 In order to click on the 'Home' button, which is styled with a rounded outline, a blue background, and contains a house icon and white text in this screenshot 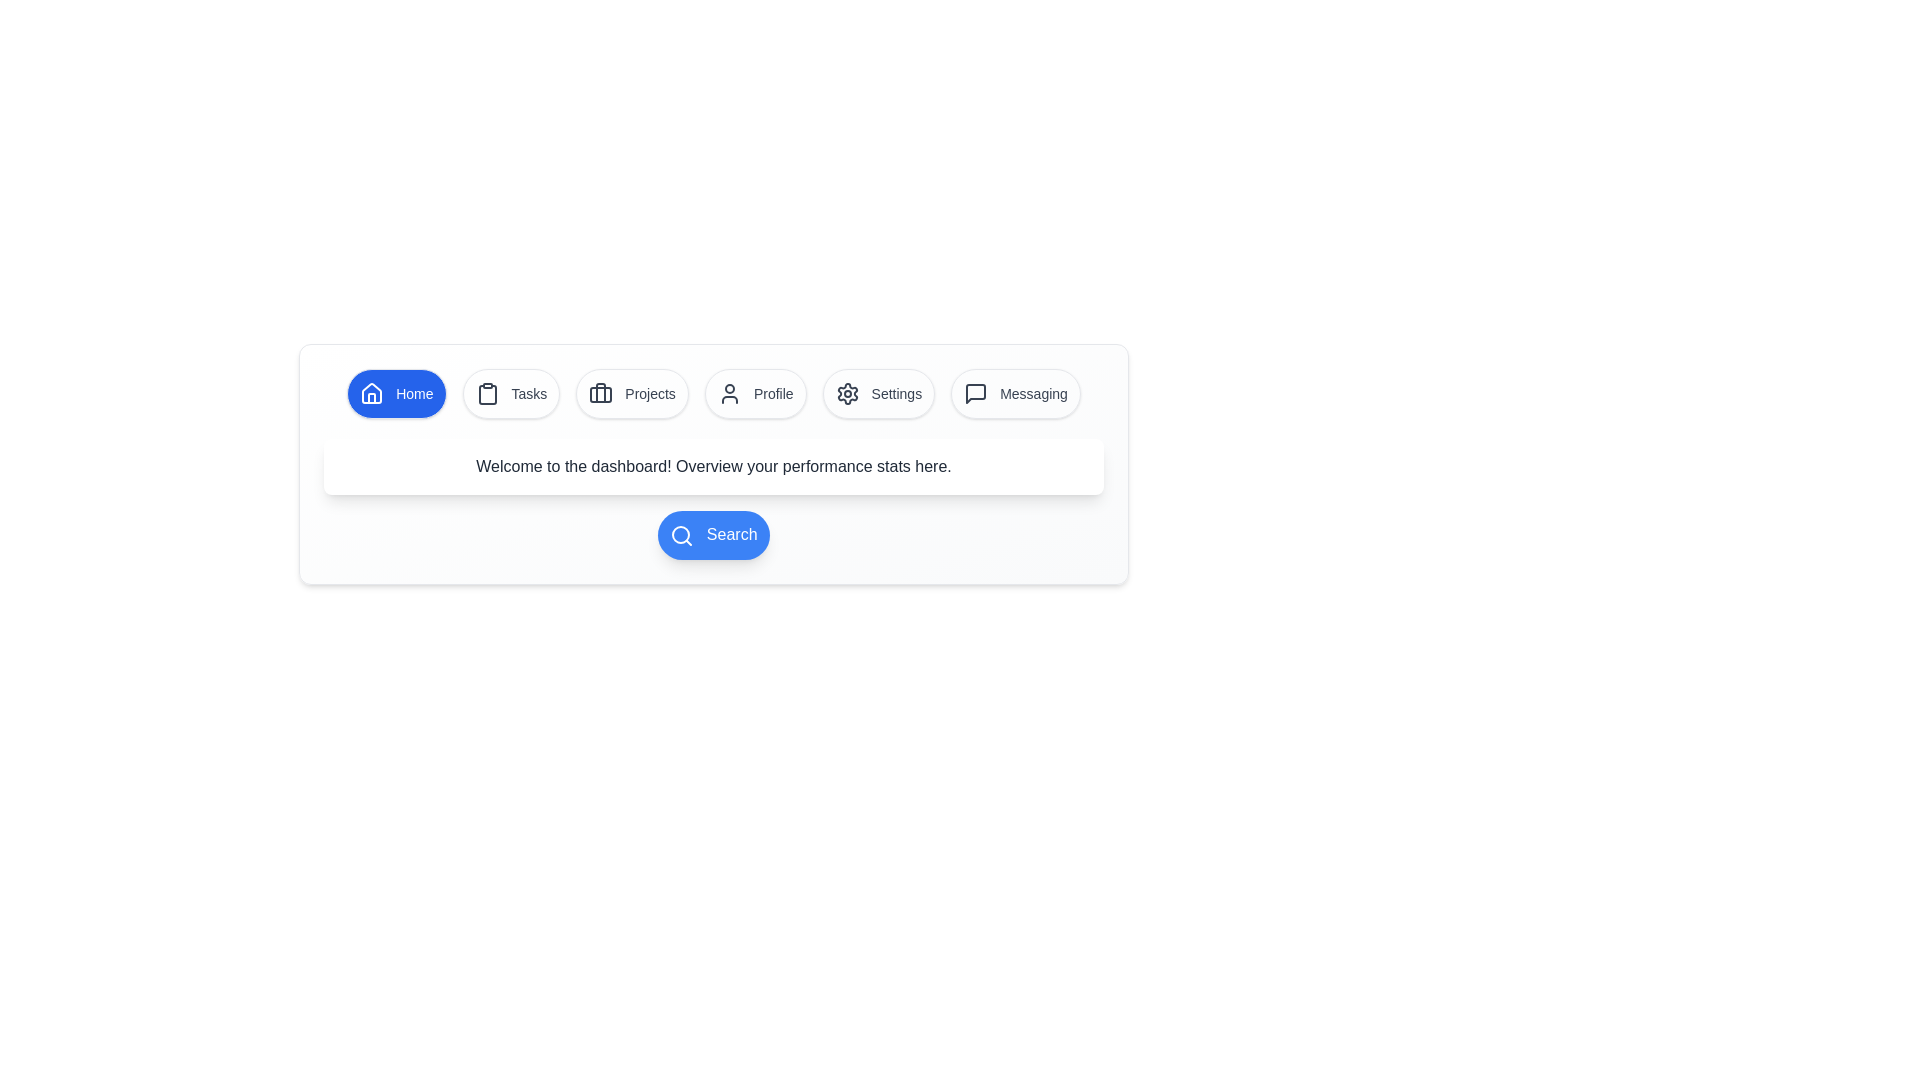, I will do `click(396, 393)`.